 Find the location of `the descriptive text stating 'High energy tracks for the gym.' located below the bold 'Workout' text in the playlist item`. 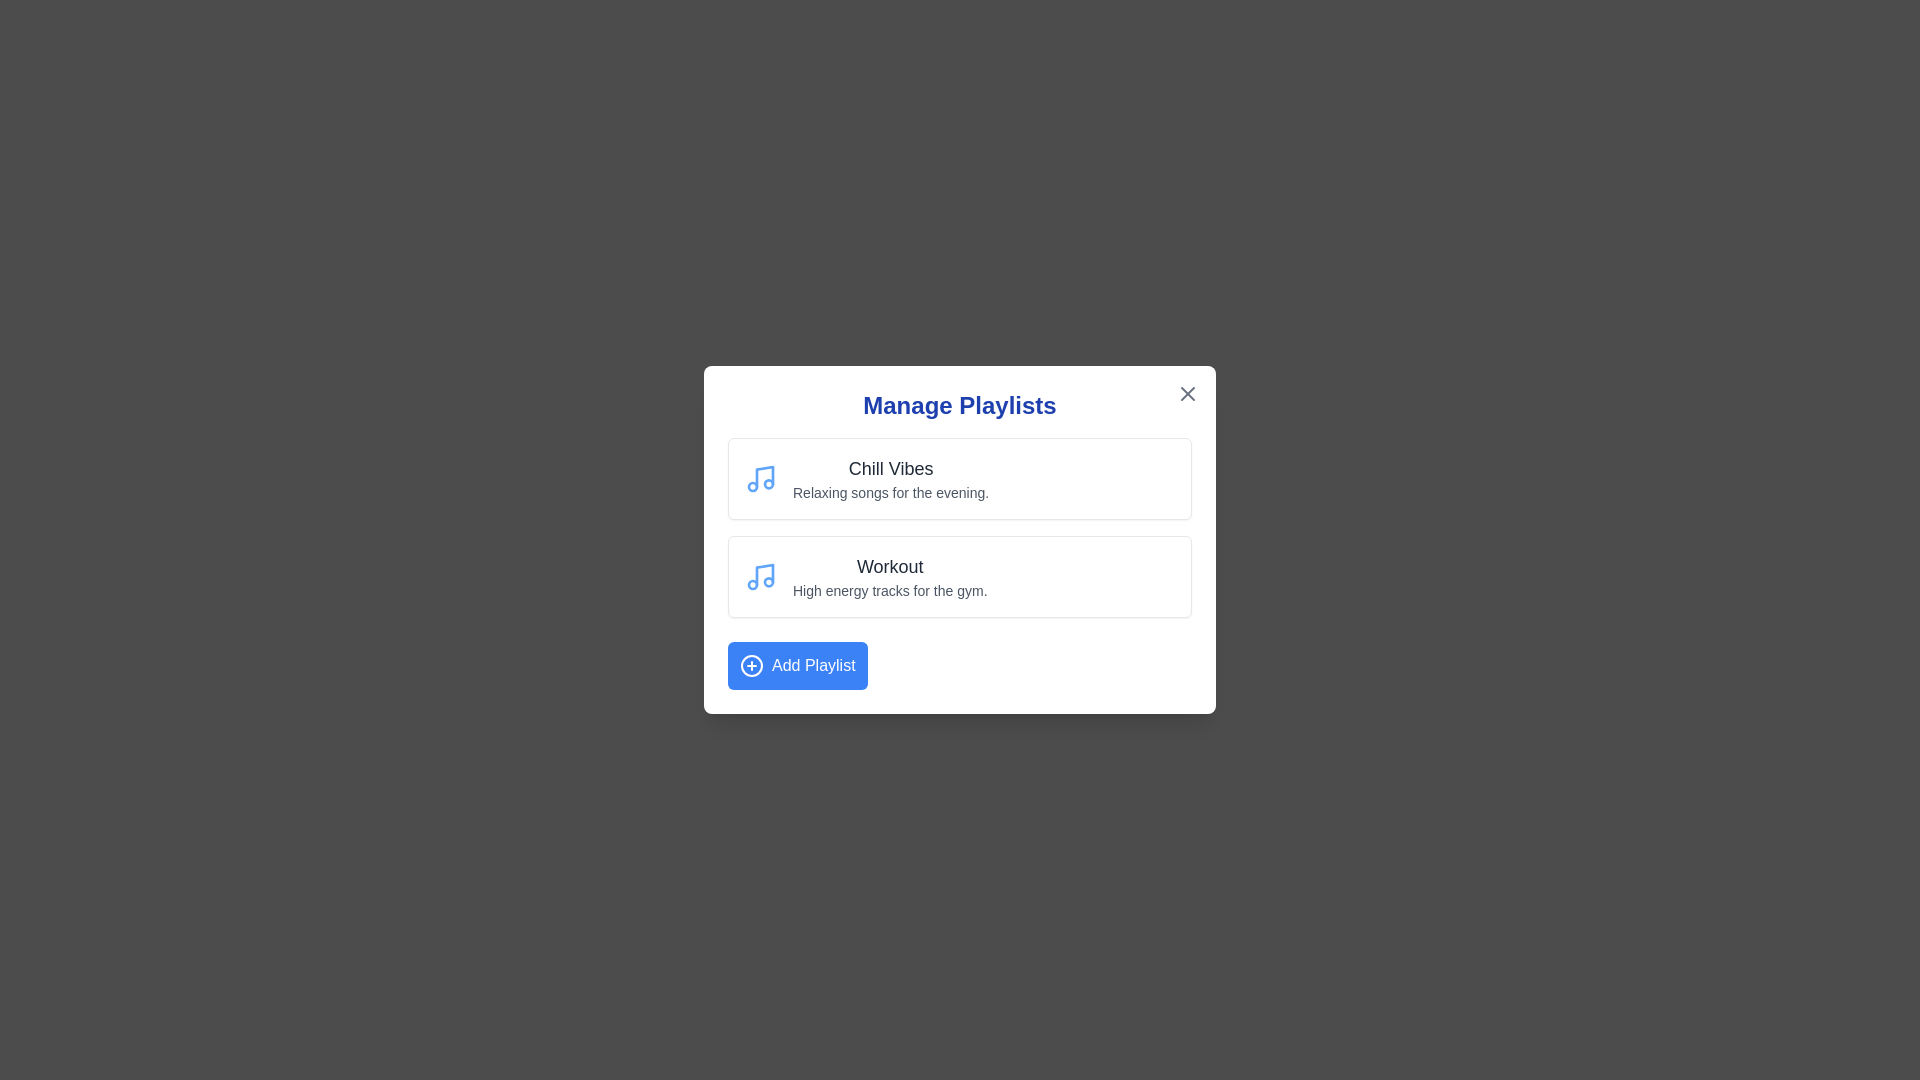

the descriptive text stating 'High energy tracks for the gym.' located below the bold 'Workout' text in the playlist item is located at coordinates (889, 589).